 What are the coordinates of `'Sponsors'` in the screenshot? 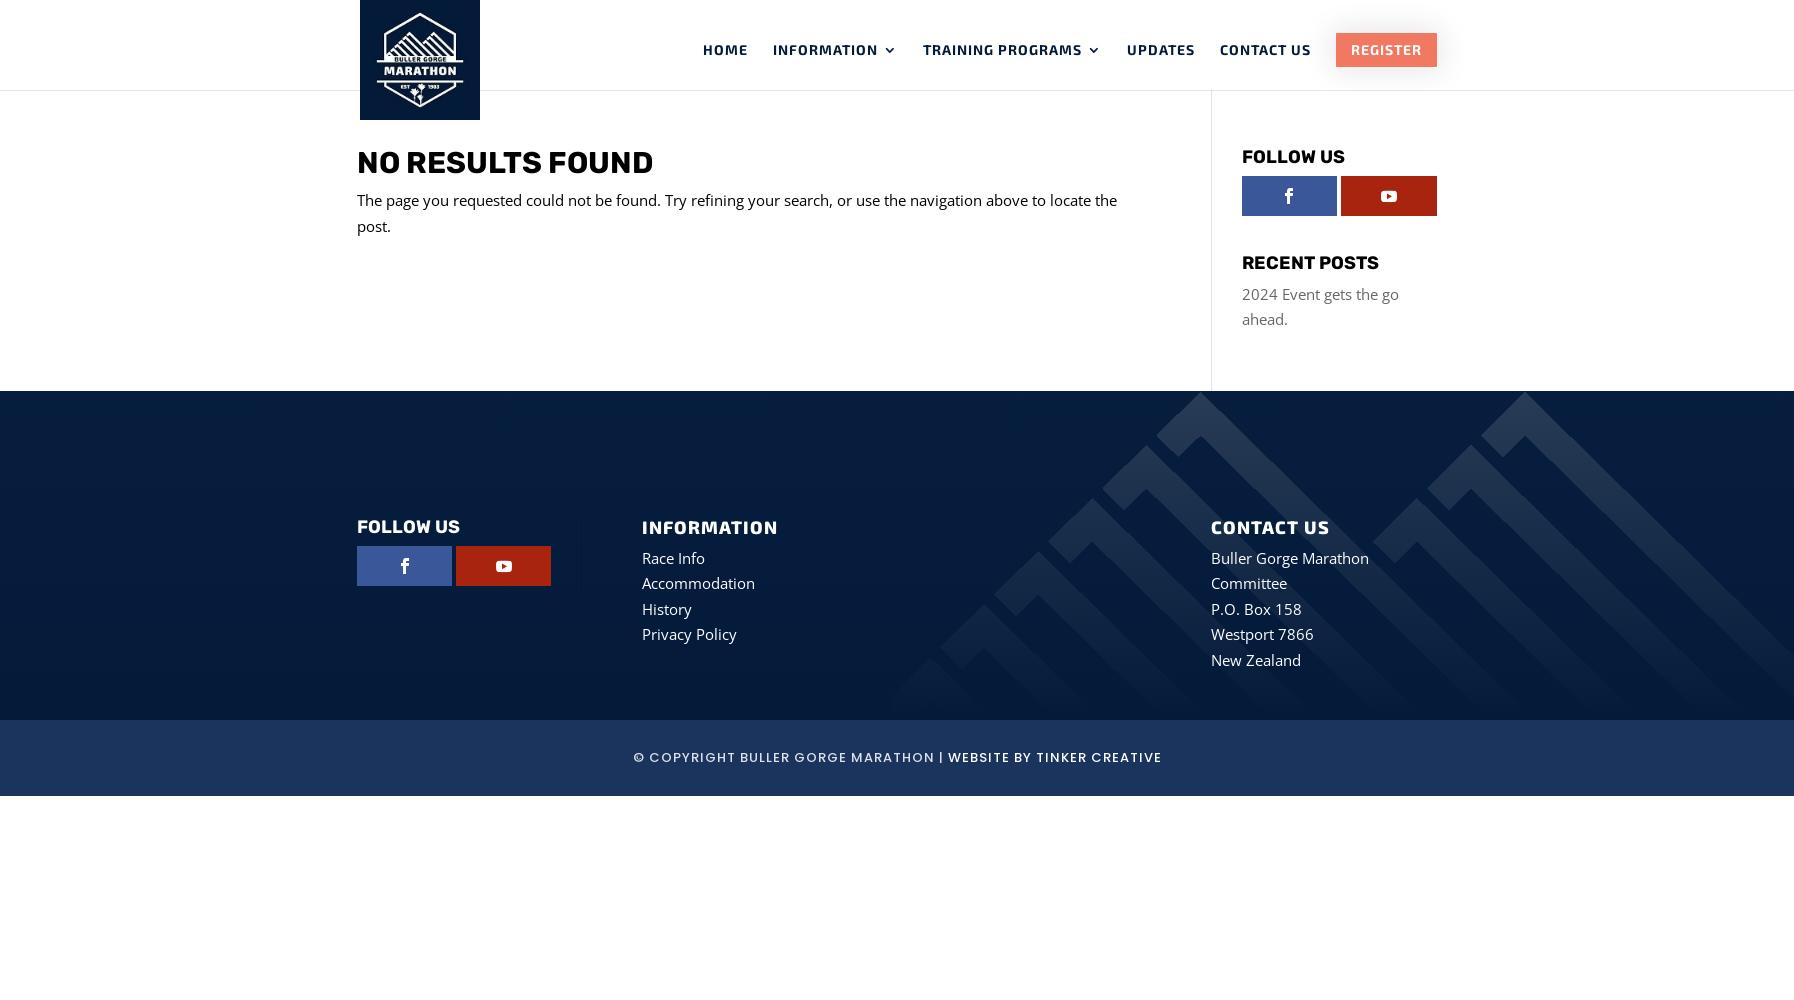 It's located at (853, 292).